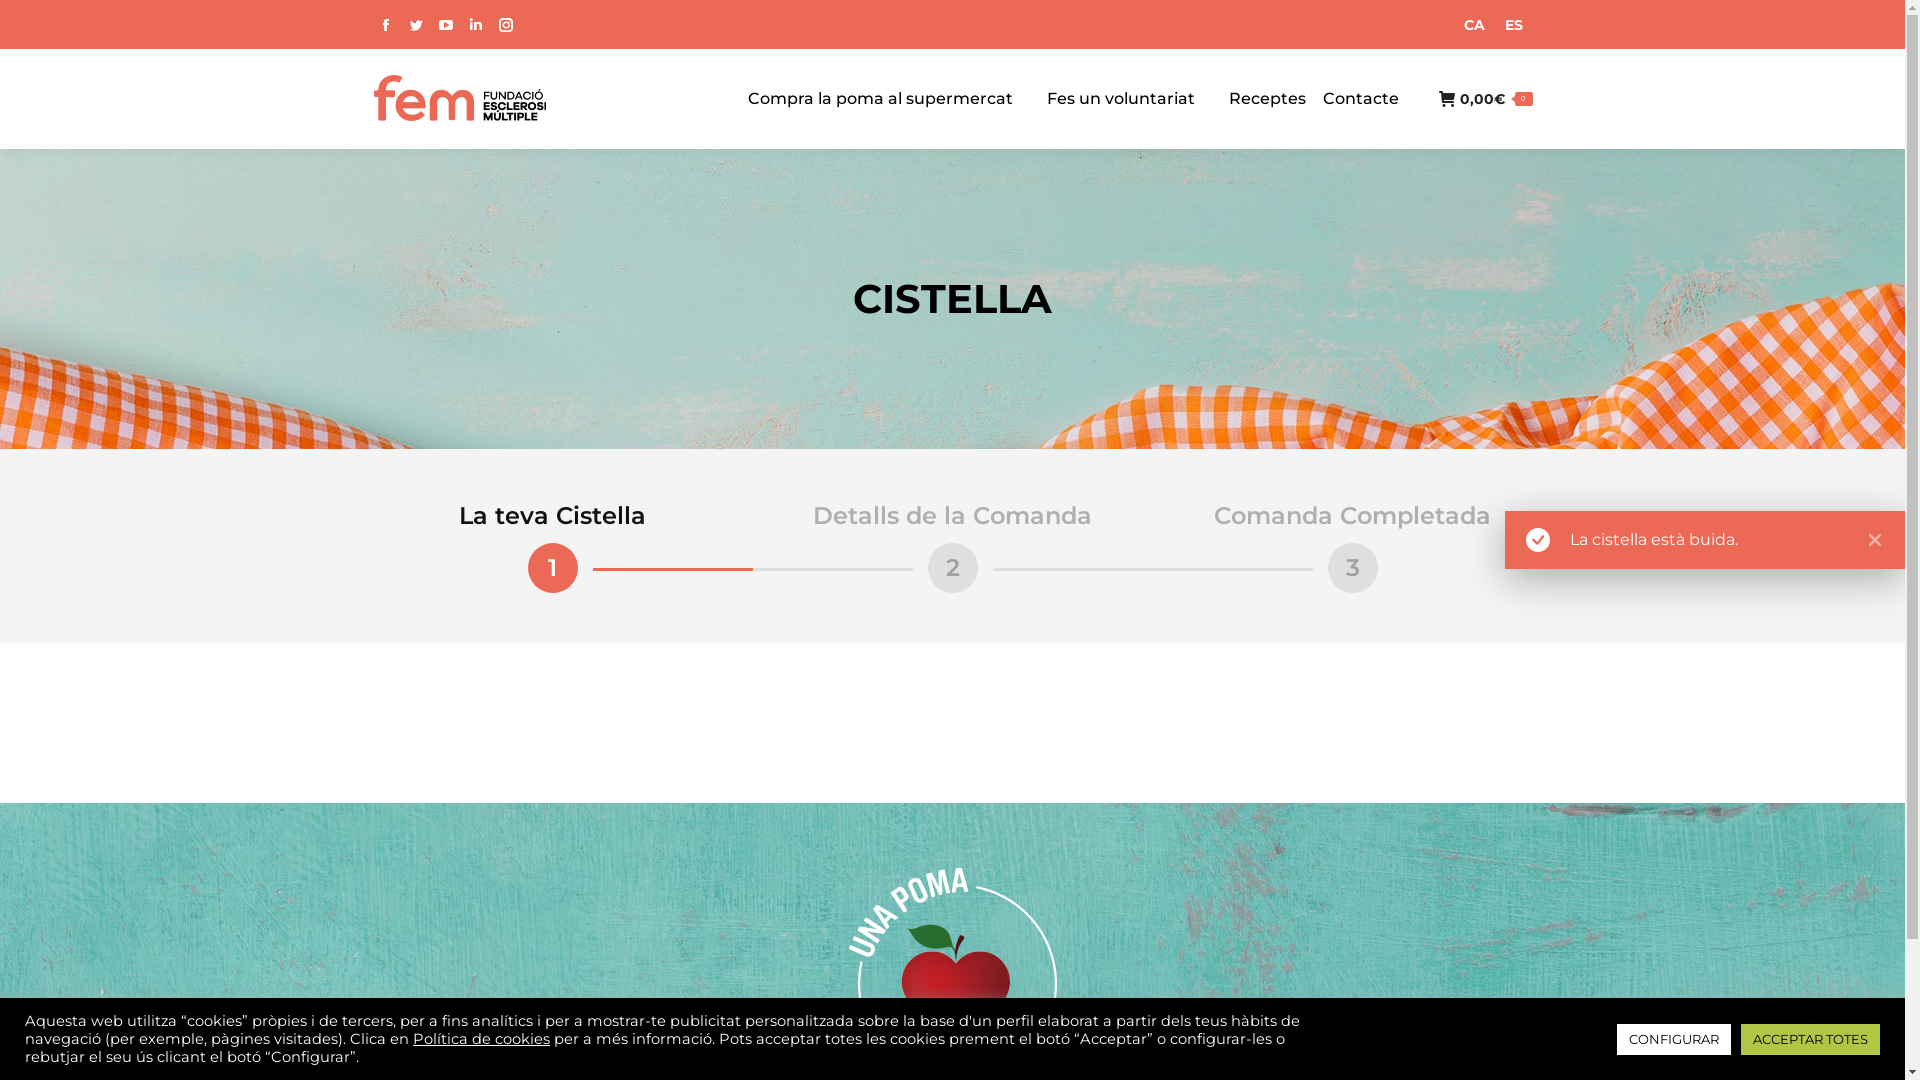  What do you see at coordinates (950, 546) in the screenshot?
I see `'Detalls de la Comanda` at bounding box center [950, 546].